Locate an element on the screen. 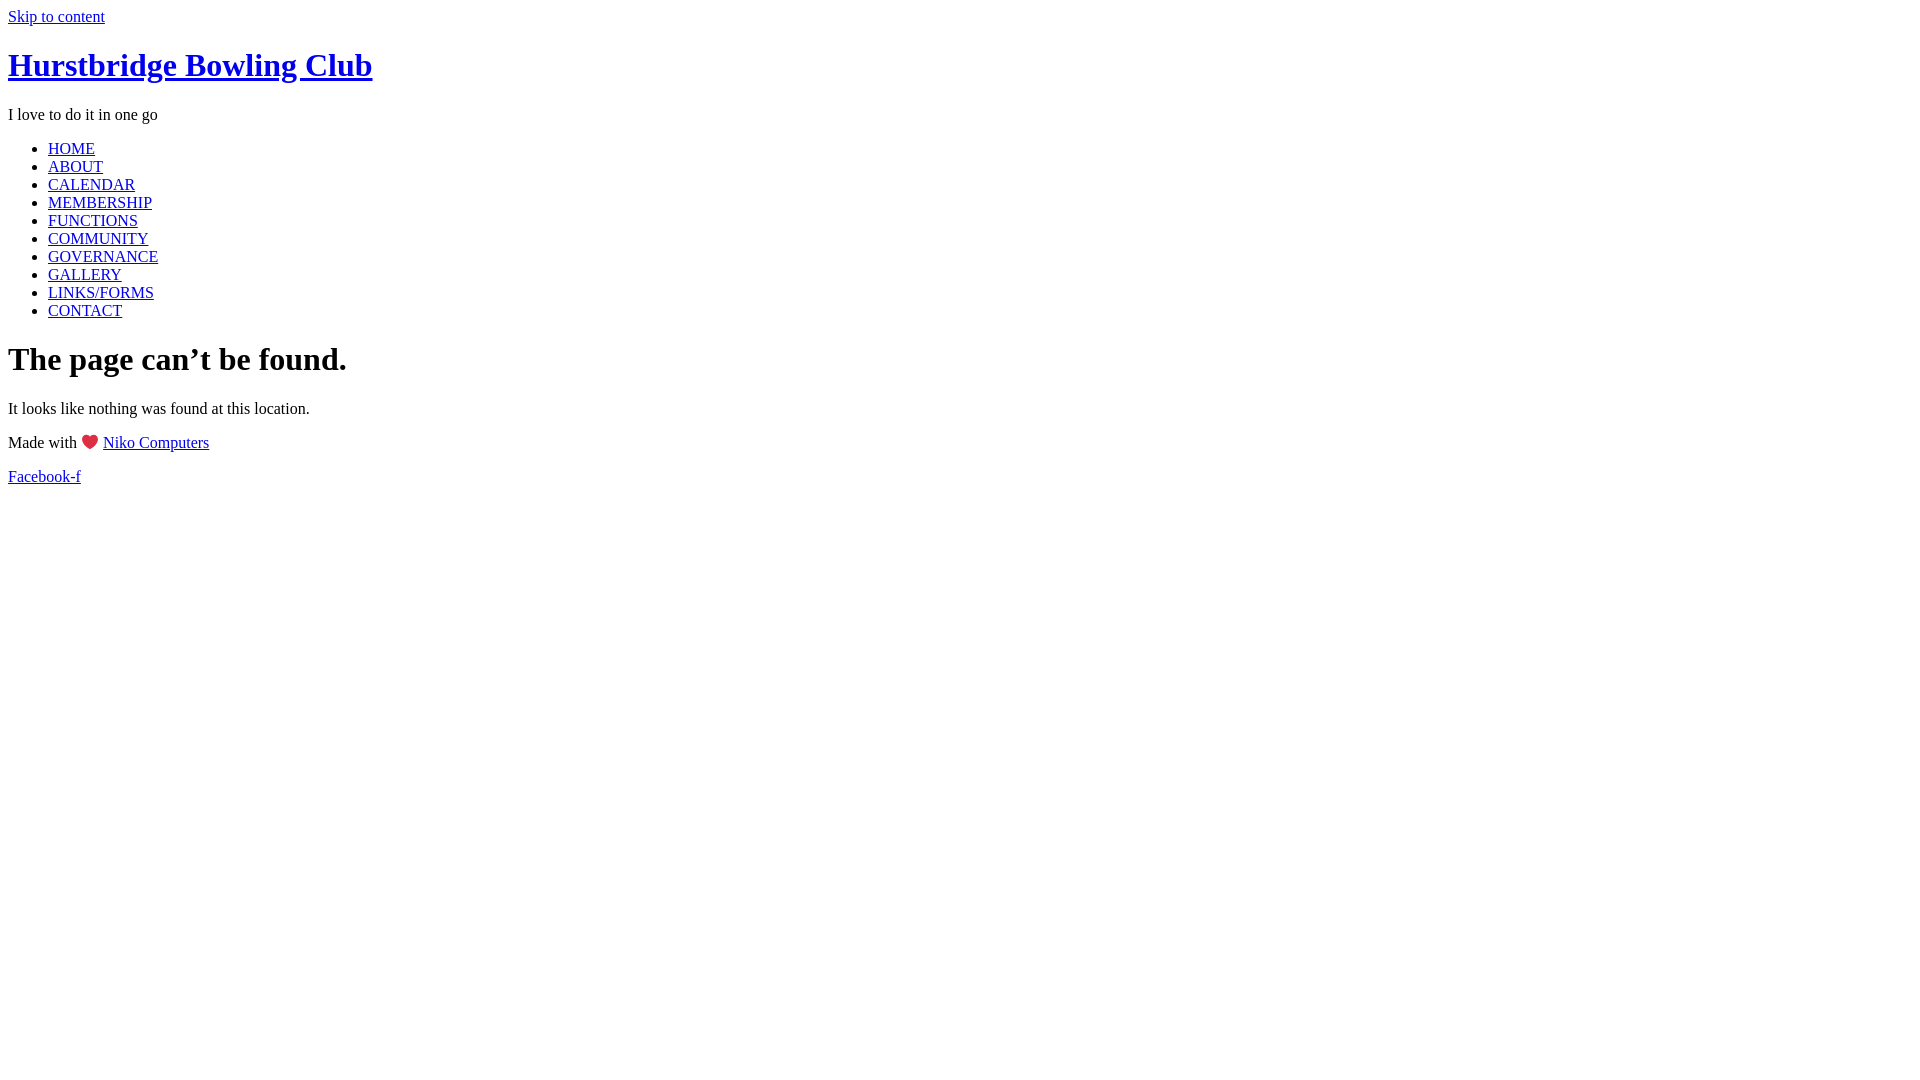  'LINKS/FORMS' is located at coordinates (48, 292).